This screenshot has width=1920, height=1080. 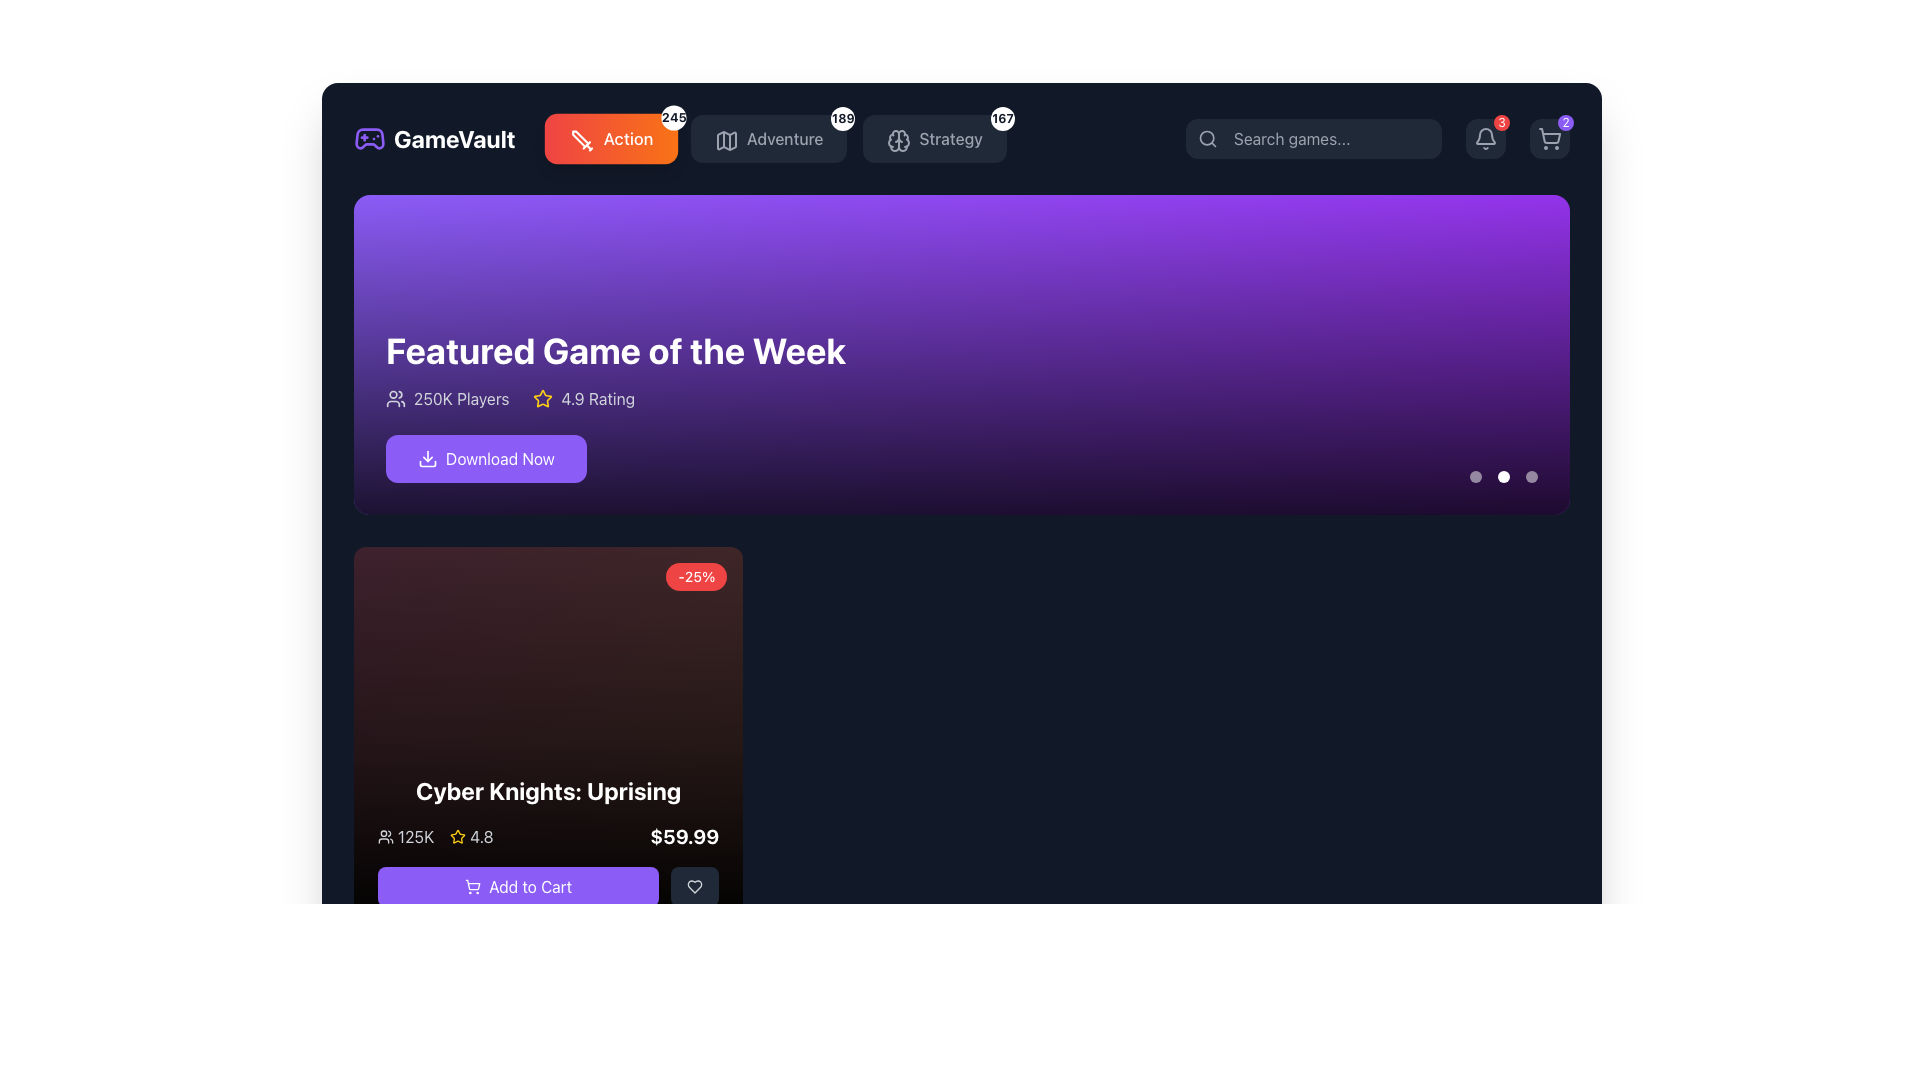 What do you see at coordinates (695, 886) in the screenshot?
I see `the heart-shaped icon located` at bounding box center [695, 886].